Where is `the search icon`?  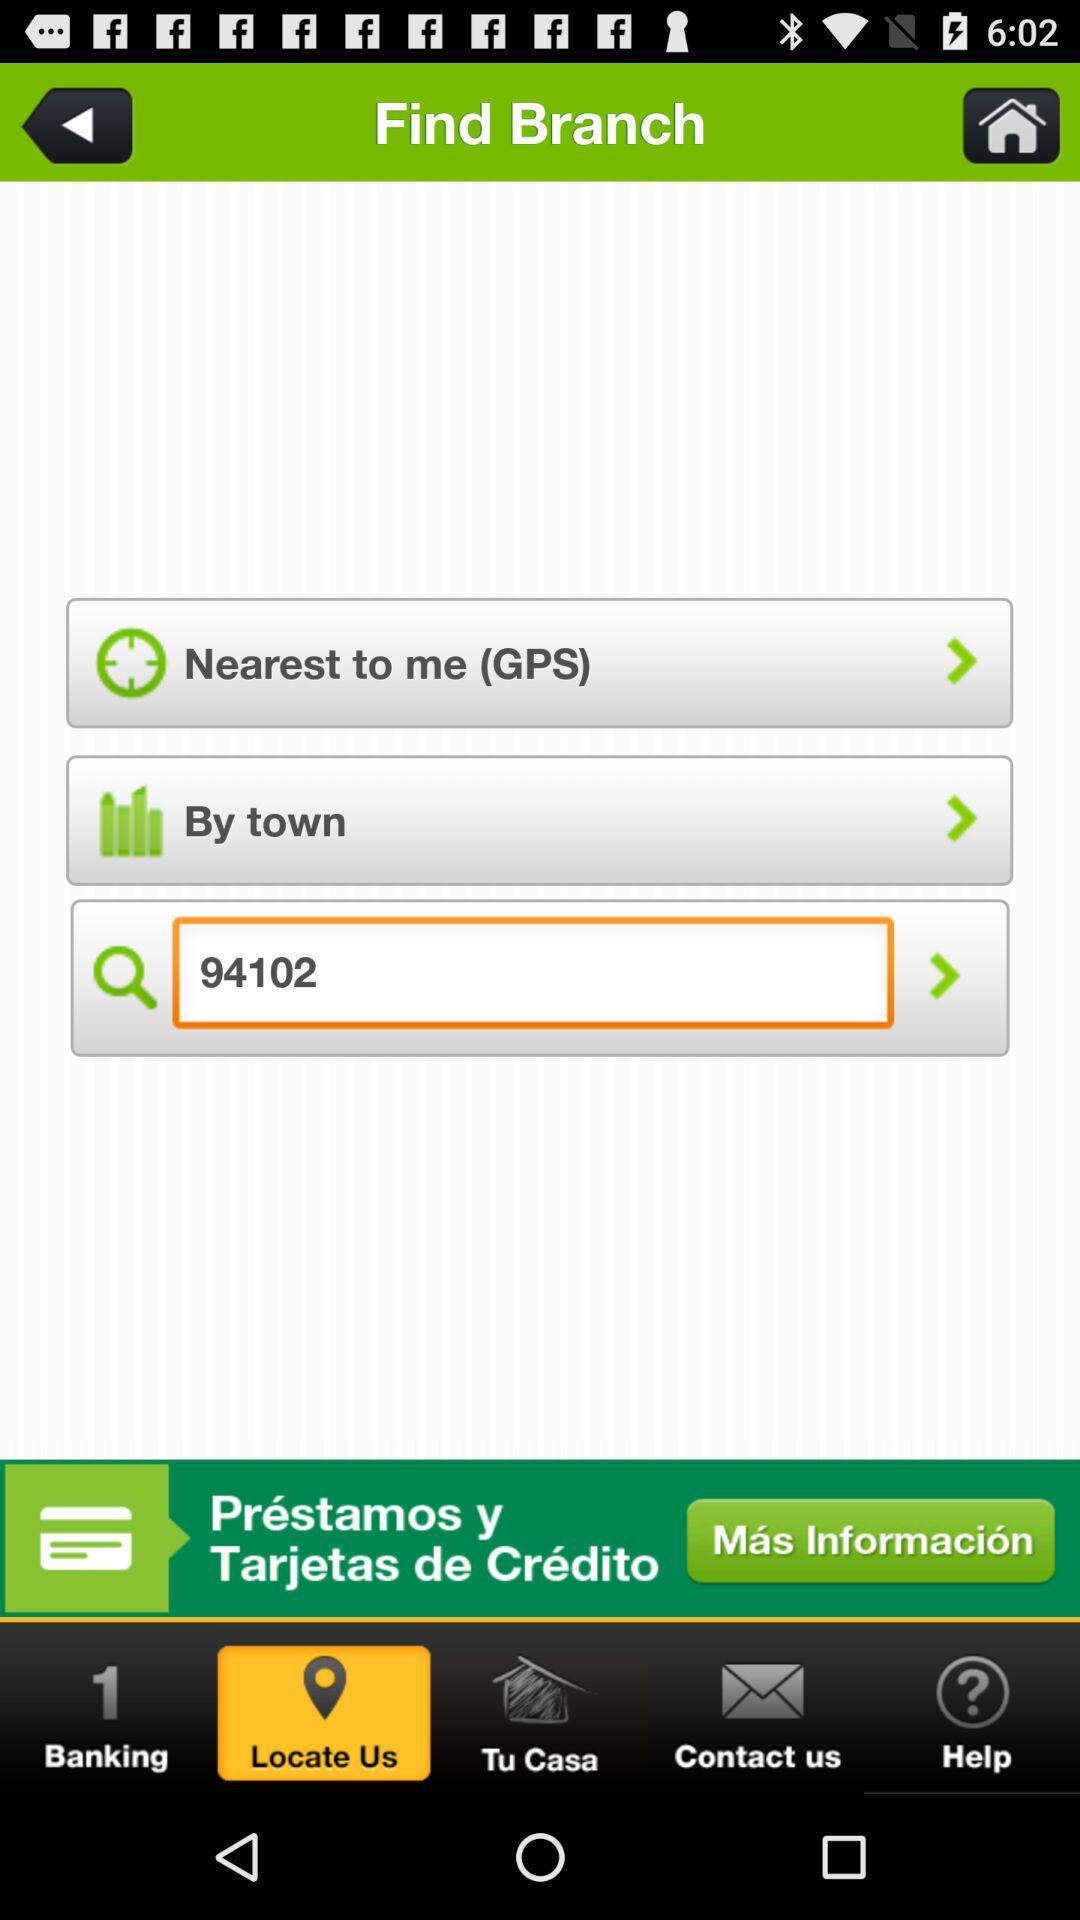
the search icon is located at coordinates (122, 977).